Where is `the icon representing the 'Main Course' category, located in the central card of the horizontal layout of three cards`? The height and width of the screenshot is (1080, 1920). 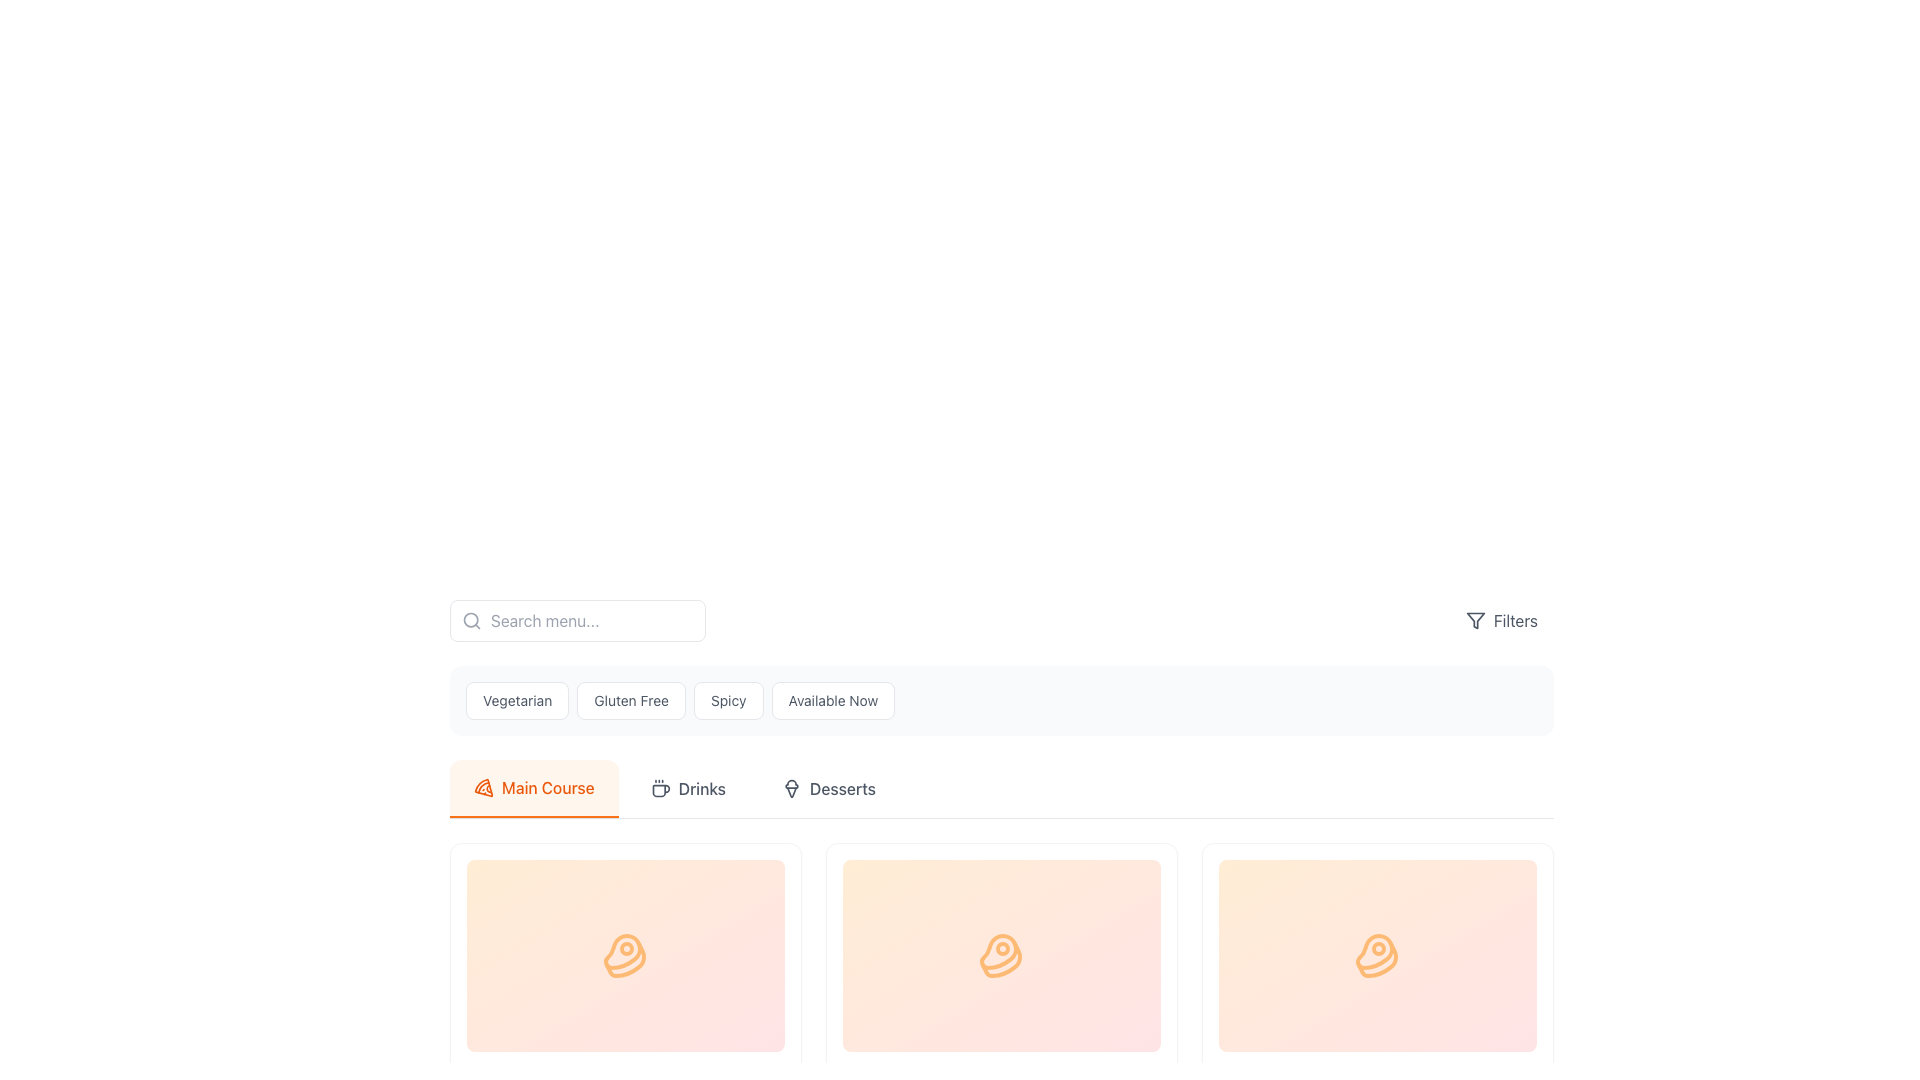 the icon representing the 'Main Course' category, located in the central card of the horizontal layout of three cards is located at coordinates (1002, 955).